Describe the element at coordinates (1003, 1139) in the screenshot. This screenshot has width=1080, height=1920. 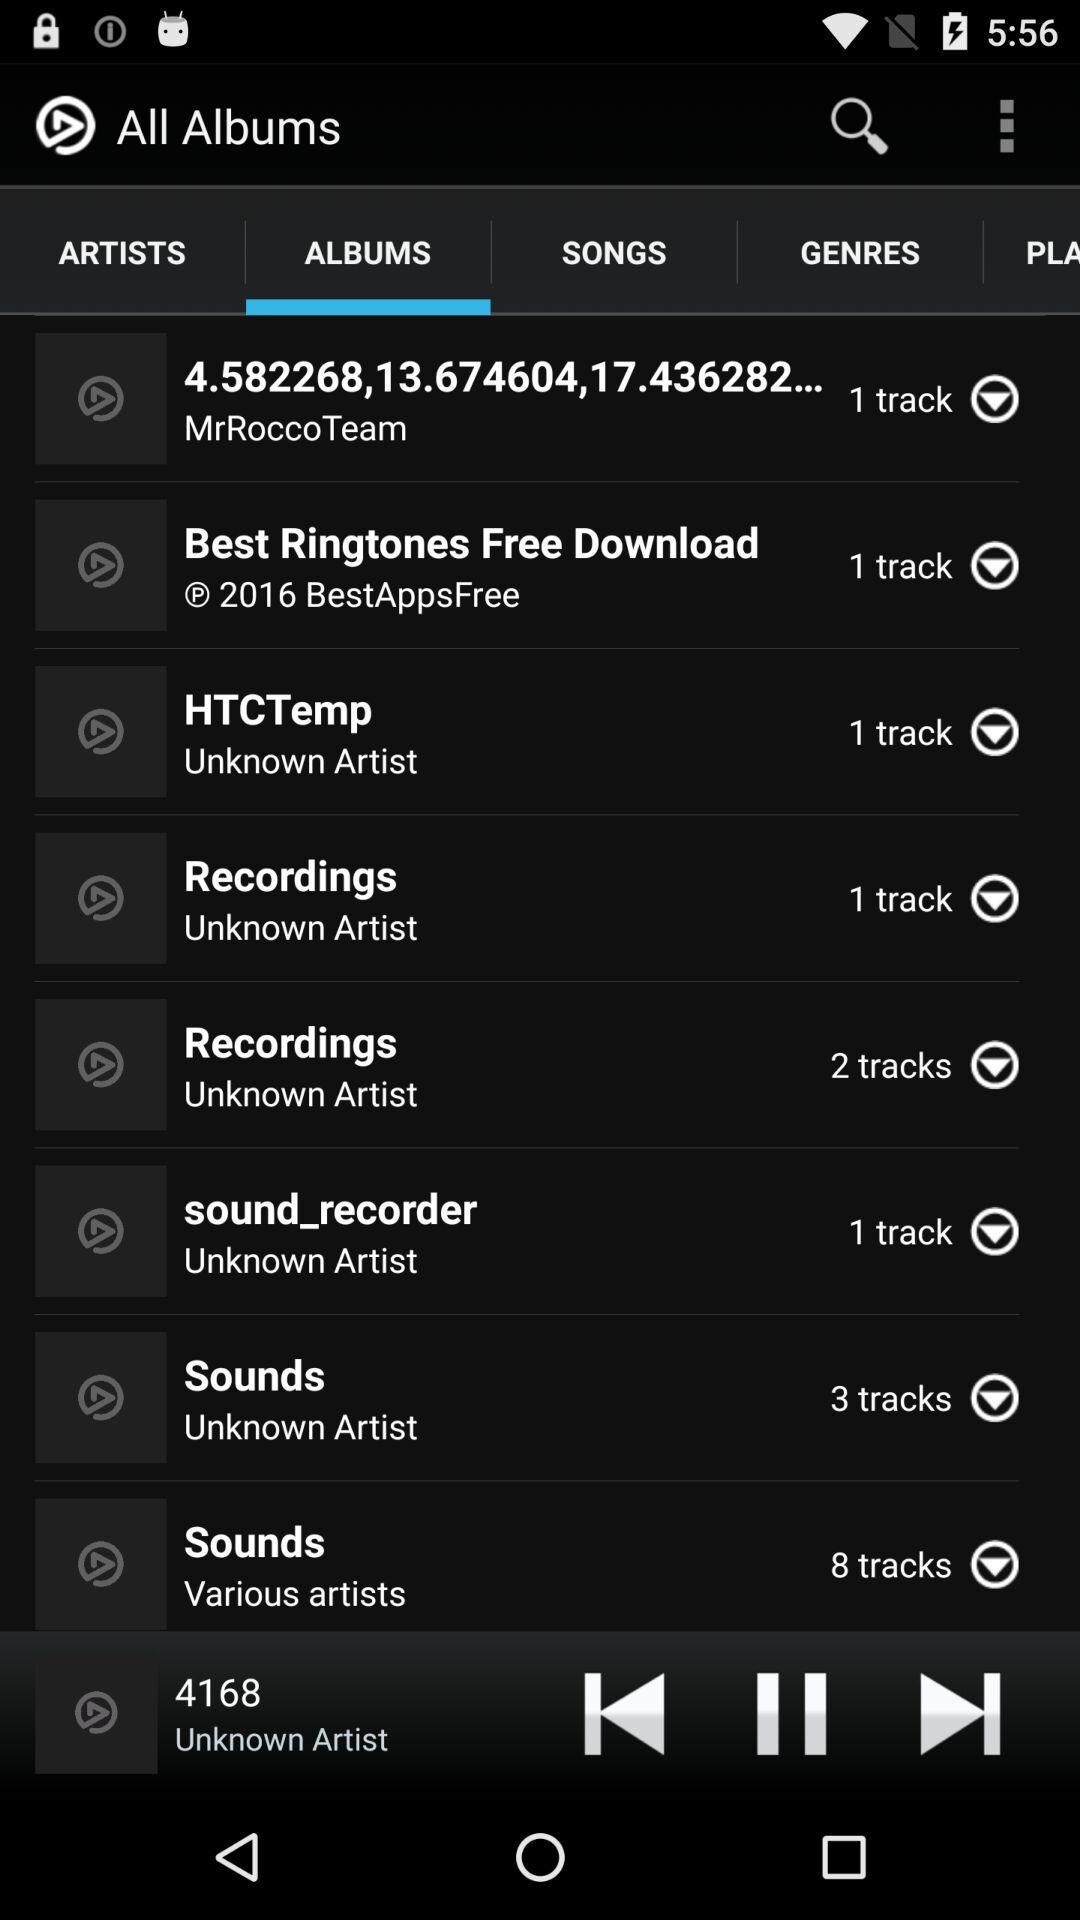
I see `the expand_more icon` at that location.